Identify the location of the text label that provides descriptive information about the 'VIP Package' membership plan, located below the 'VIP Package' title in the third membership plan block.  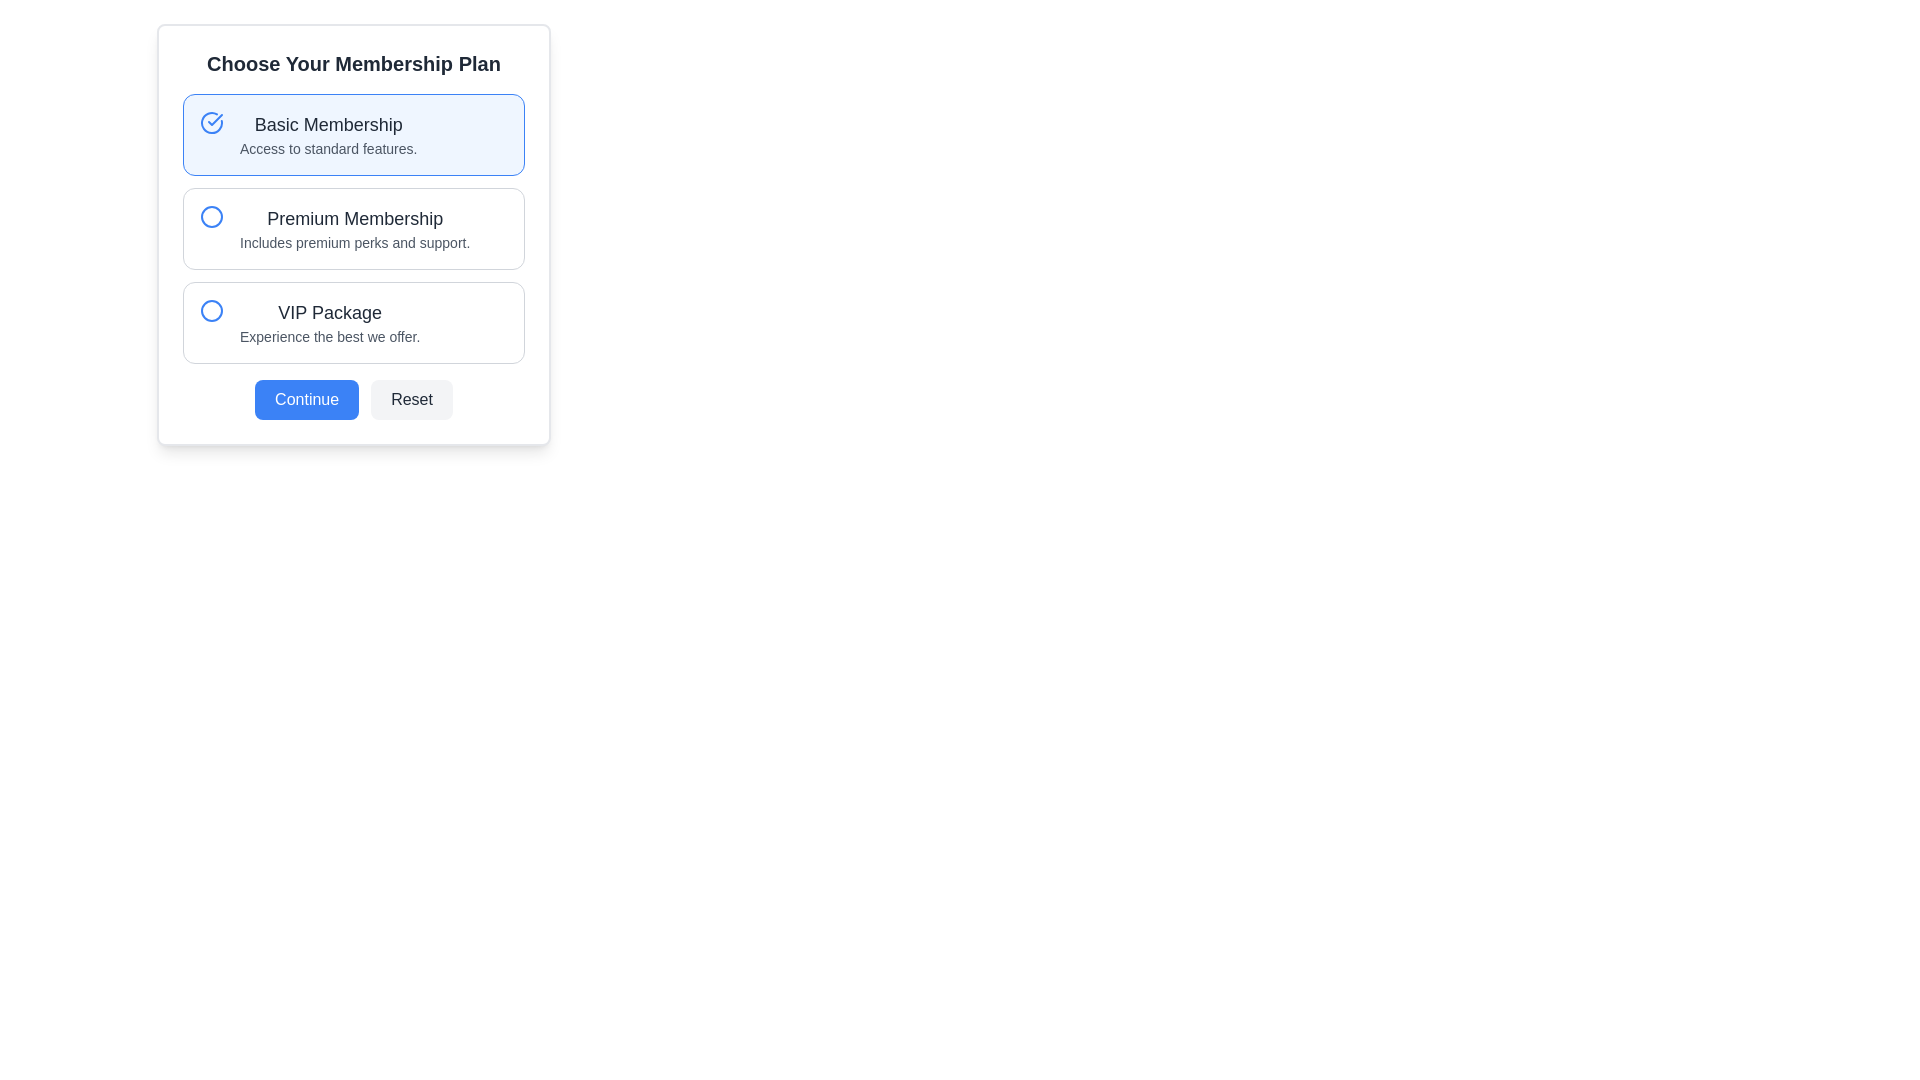
(330, 335).